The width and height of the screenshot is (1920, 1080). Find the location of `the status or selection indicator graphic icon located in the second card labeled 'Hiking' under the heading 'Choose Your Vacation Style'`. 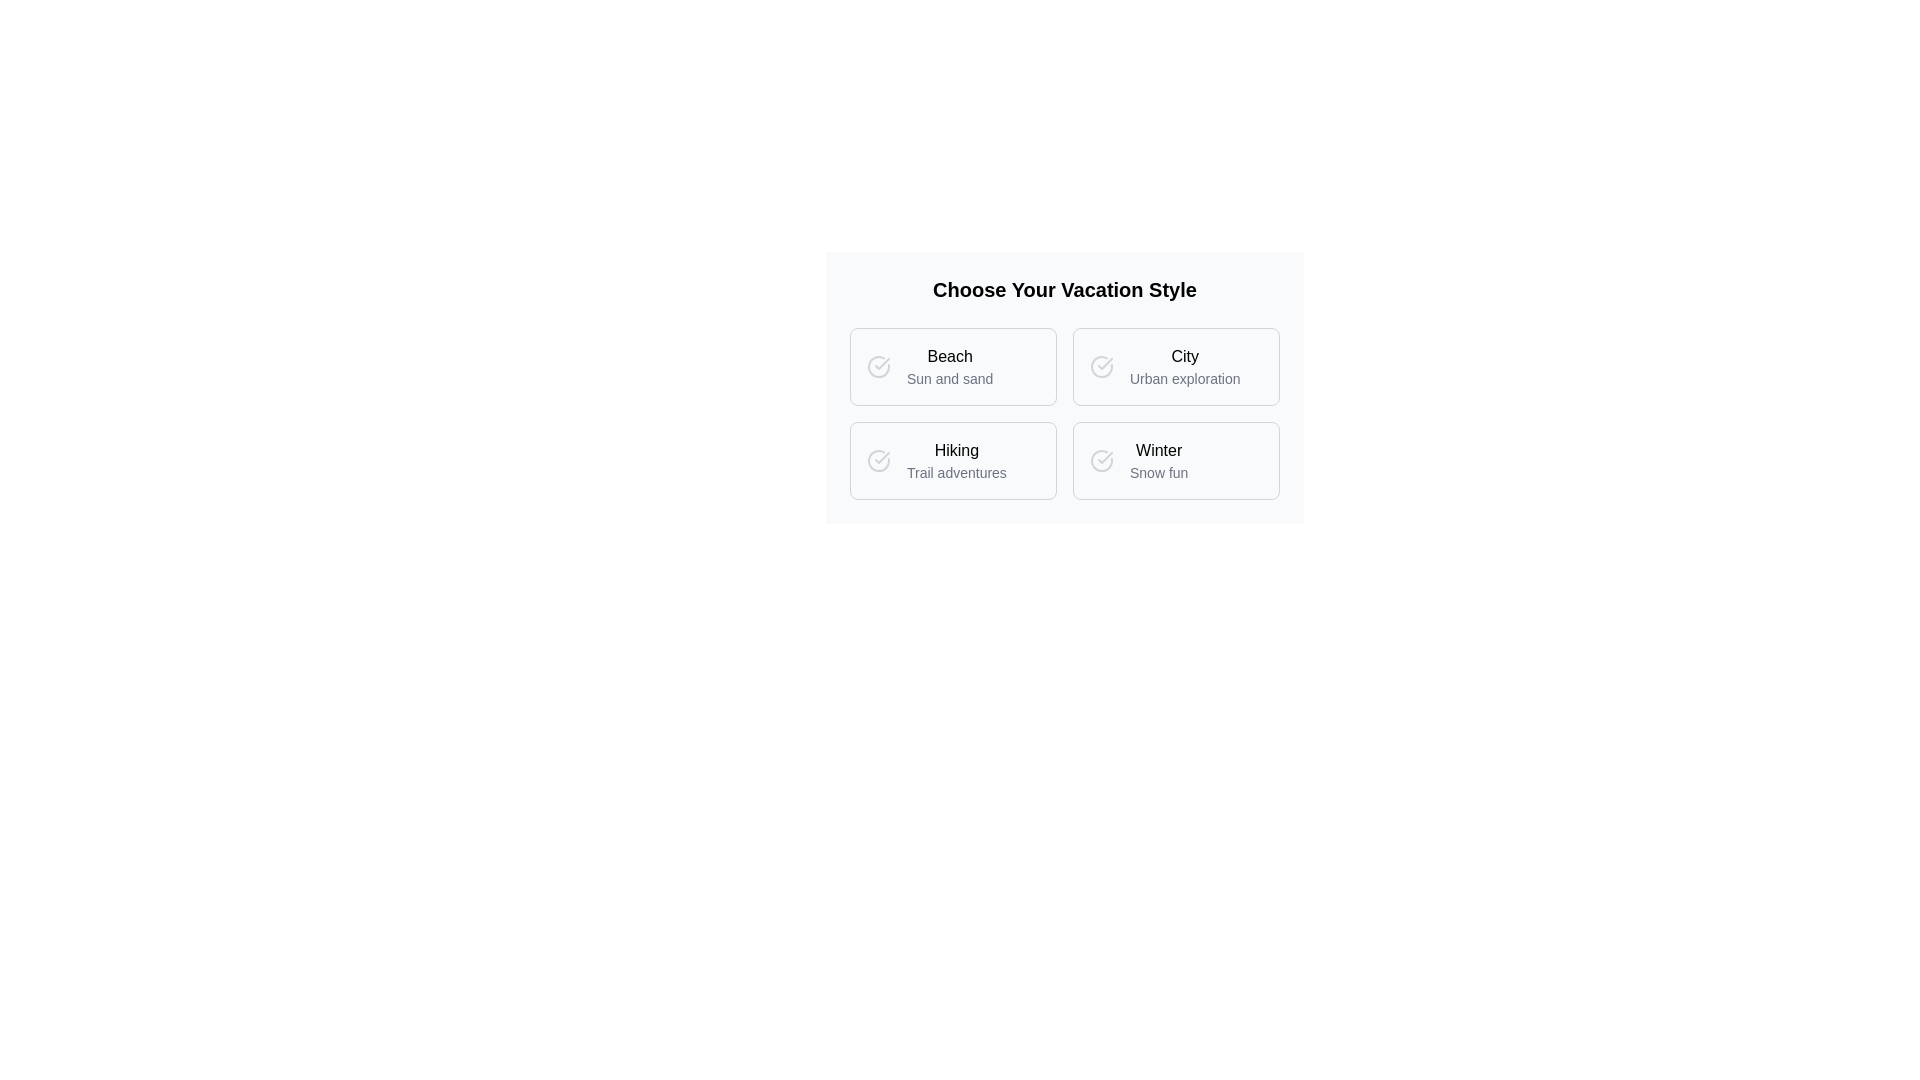

the status or selection indicator graphic icon located in the second card labeled 'Hiking' under the heading 'Choose Your Vacation Style' is located at coordinates (878, 461).